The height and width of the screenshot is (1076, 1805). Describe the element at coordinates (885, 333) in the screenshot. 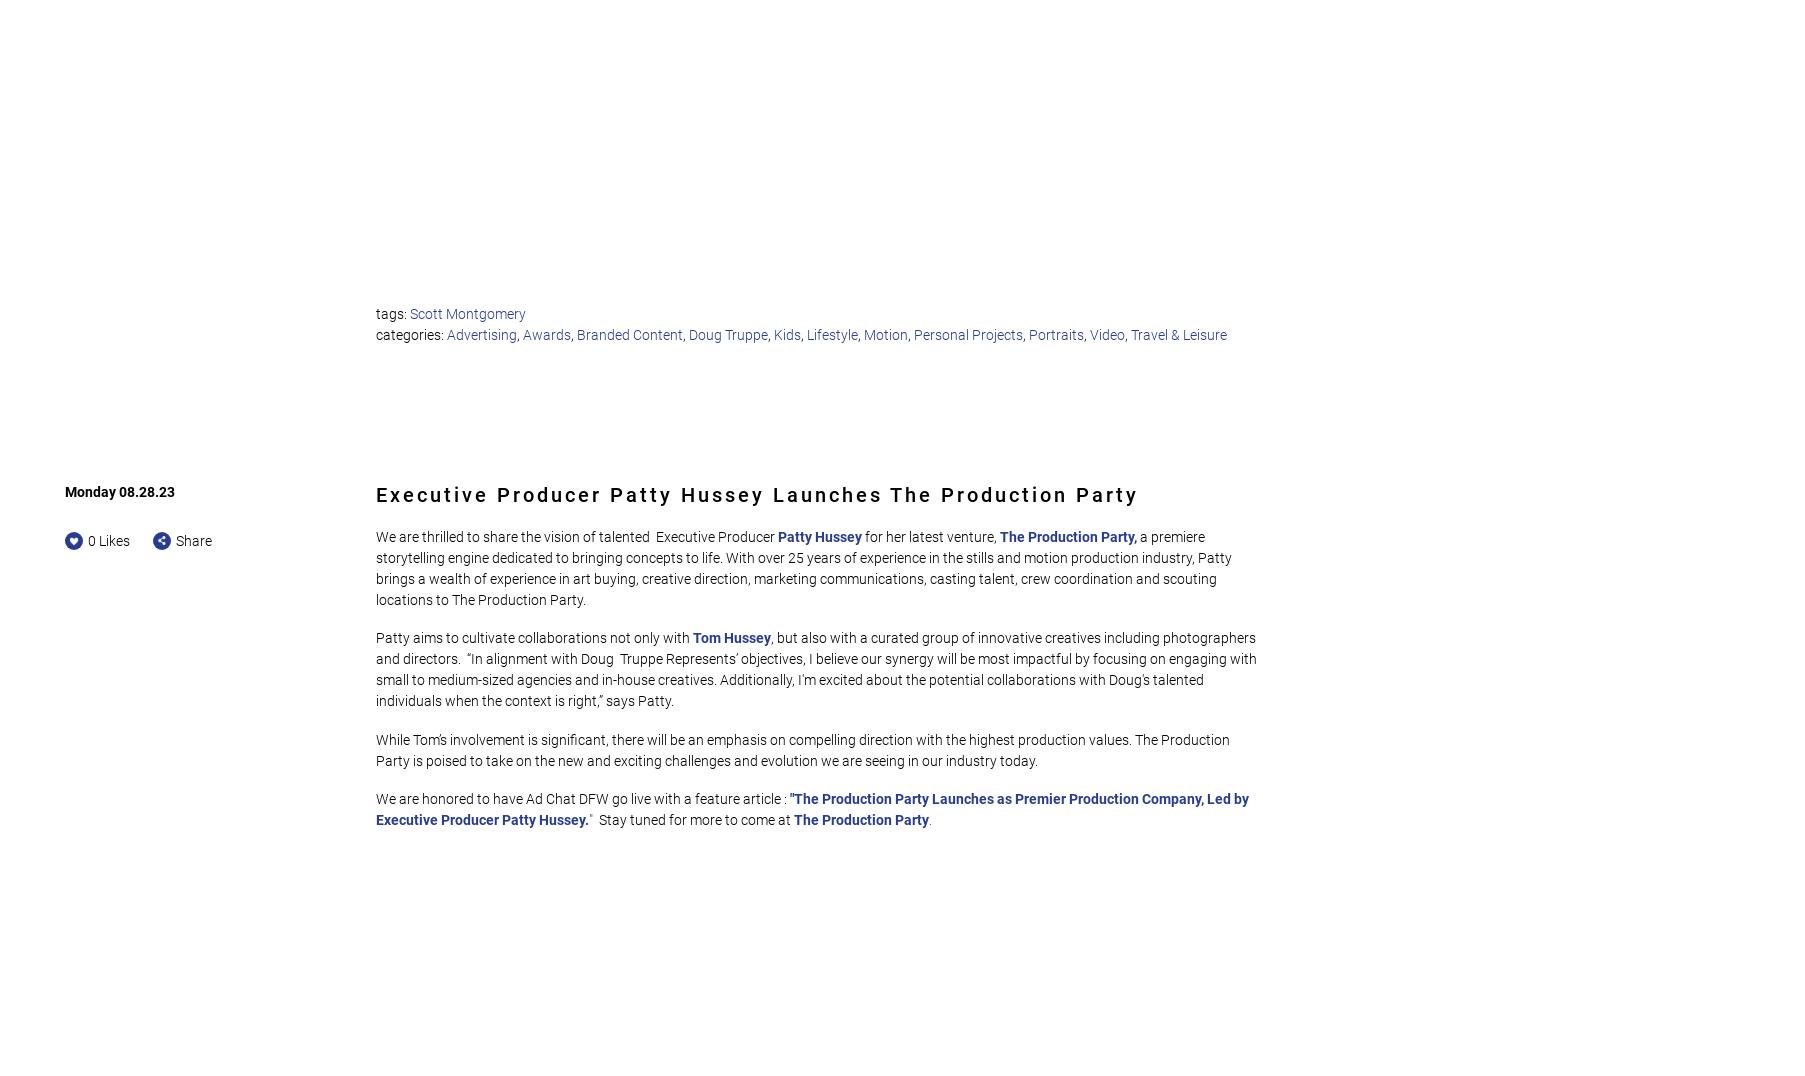

I see `'Motion'` at that location.